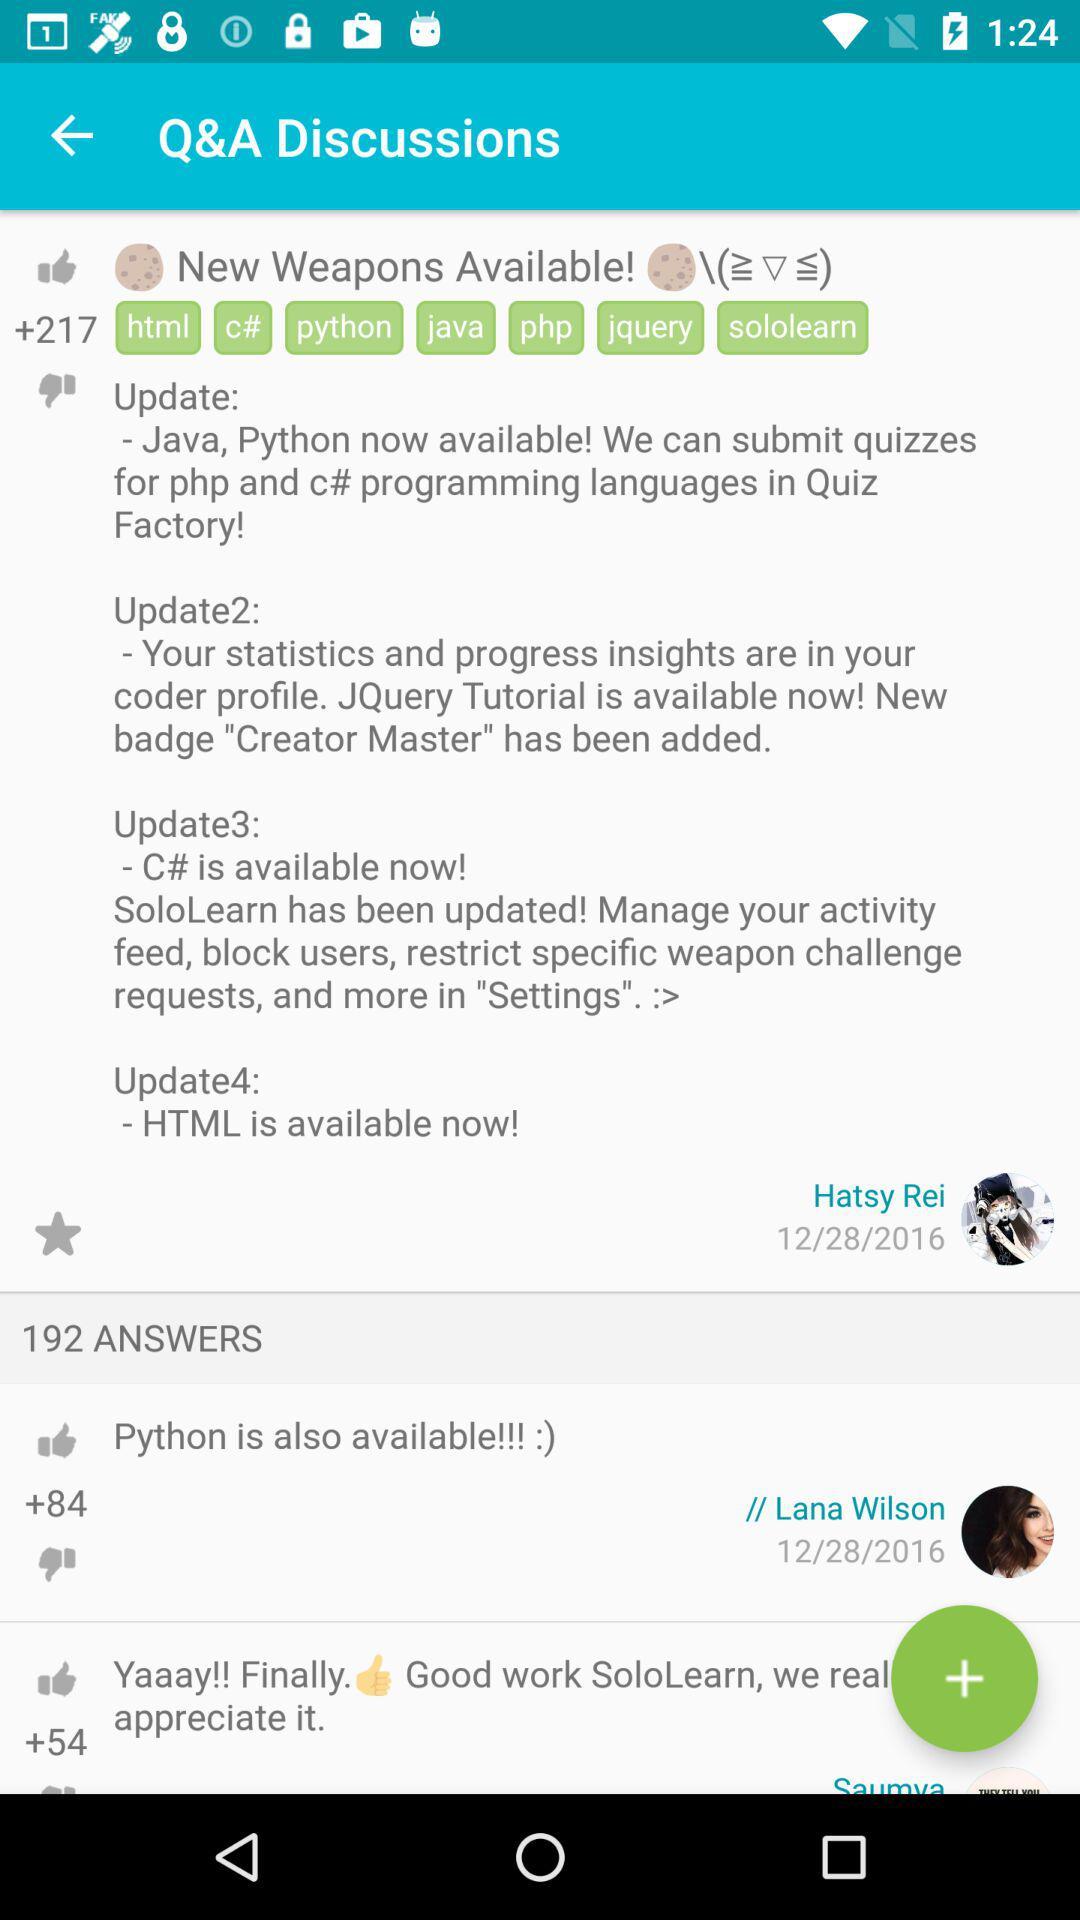 The width and height of the screenshot is (1080, 1920). What do you see at coordinates (55, 1678) in the screenshot?
I see `thumbs up` at bounding box center [55, 1678].